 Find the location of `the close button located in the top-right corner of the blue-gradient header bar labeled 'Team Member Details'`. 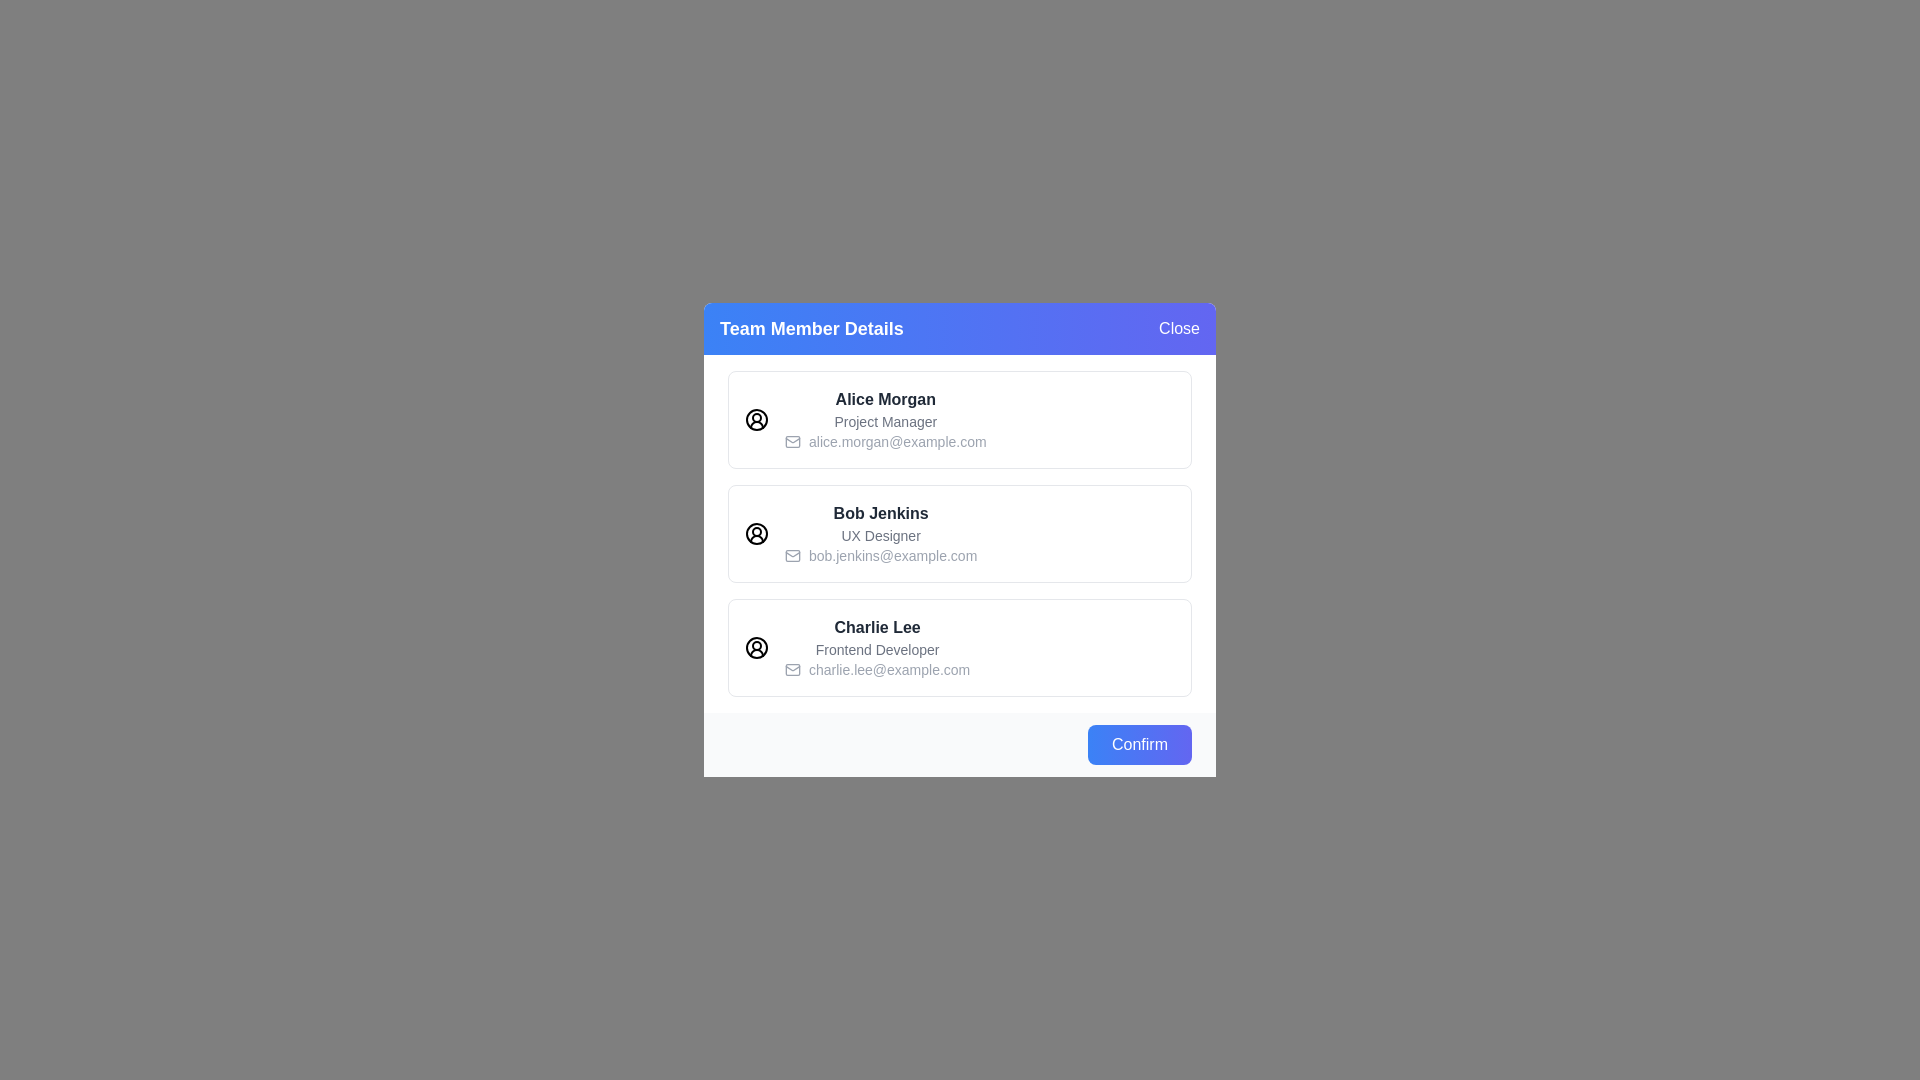

the close button located in the top-right corner of the blue-gradient header bar labeled 'Team Member Details' is located at coordinates (1179, 327).